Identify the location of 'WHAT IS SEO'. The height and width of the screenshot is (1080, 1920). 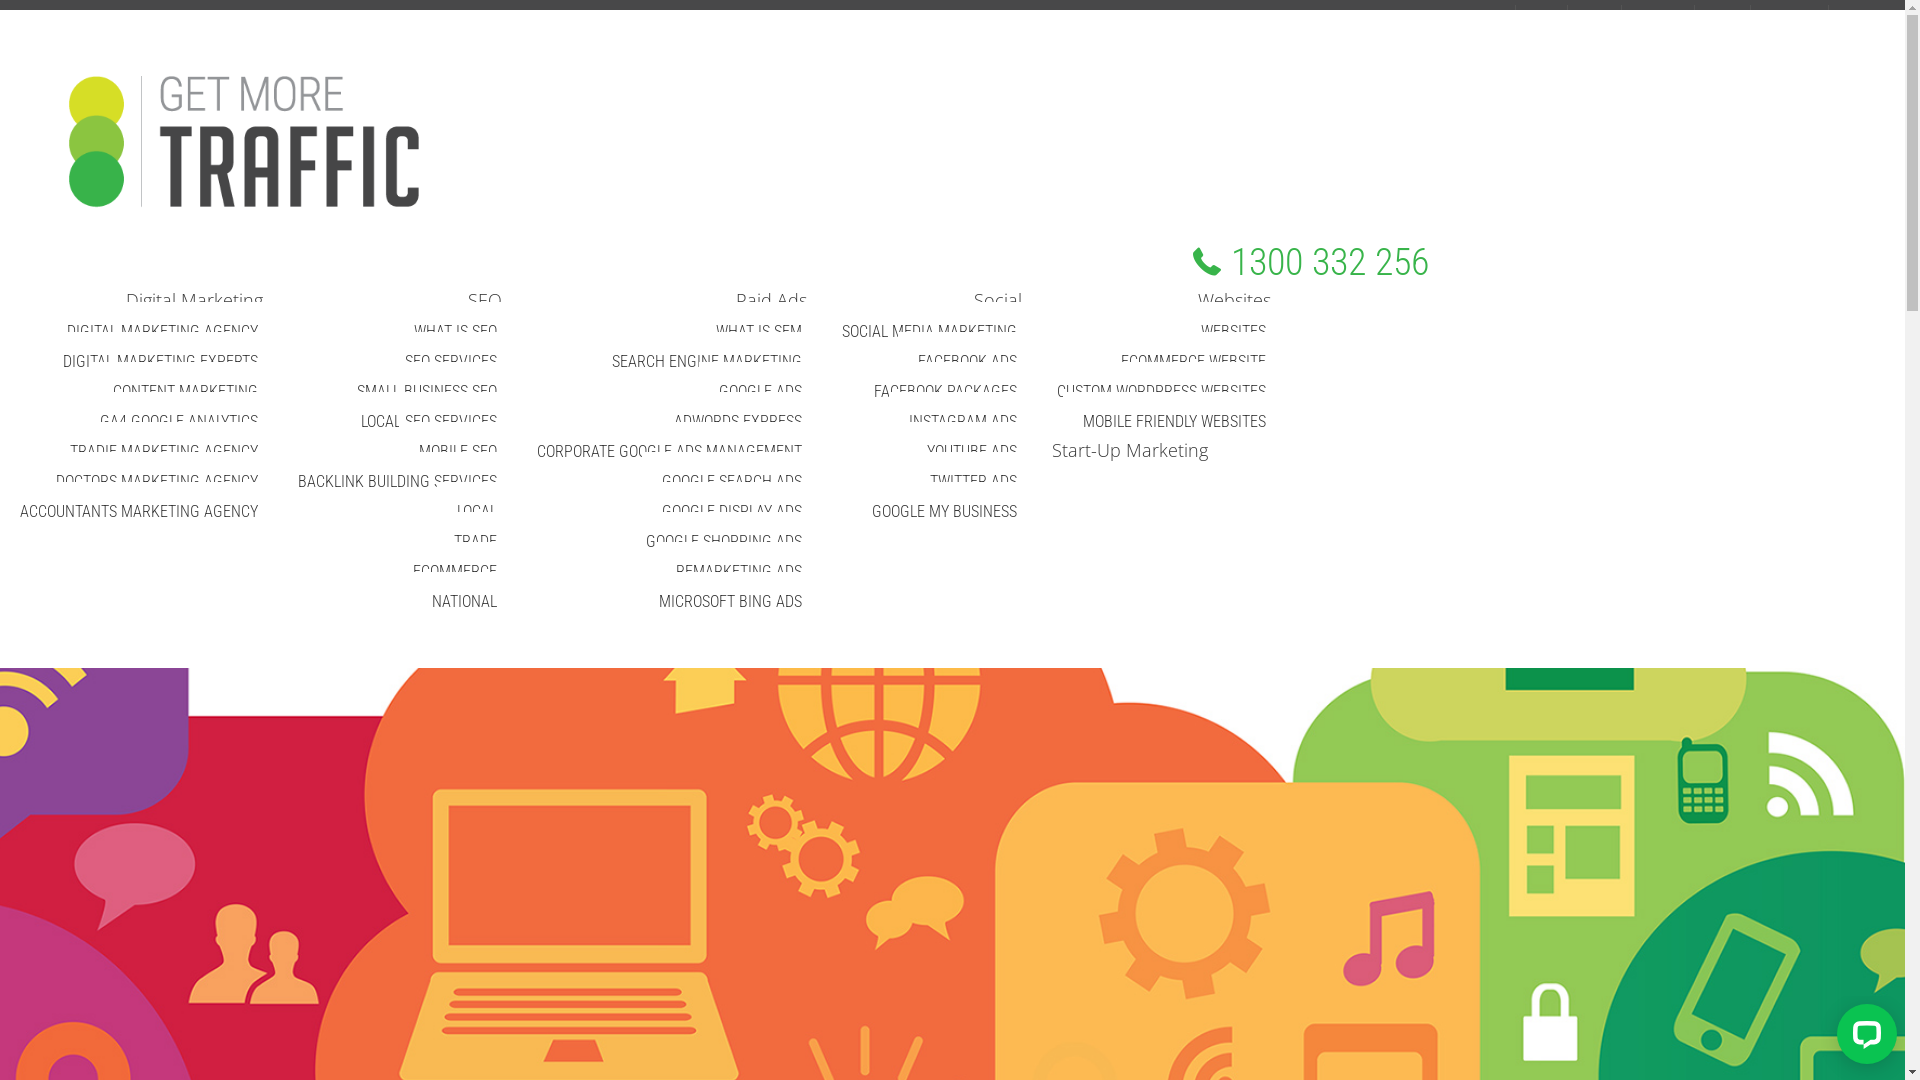
(454, 330).